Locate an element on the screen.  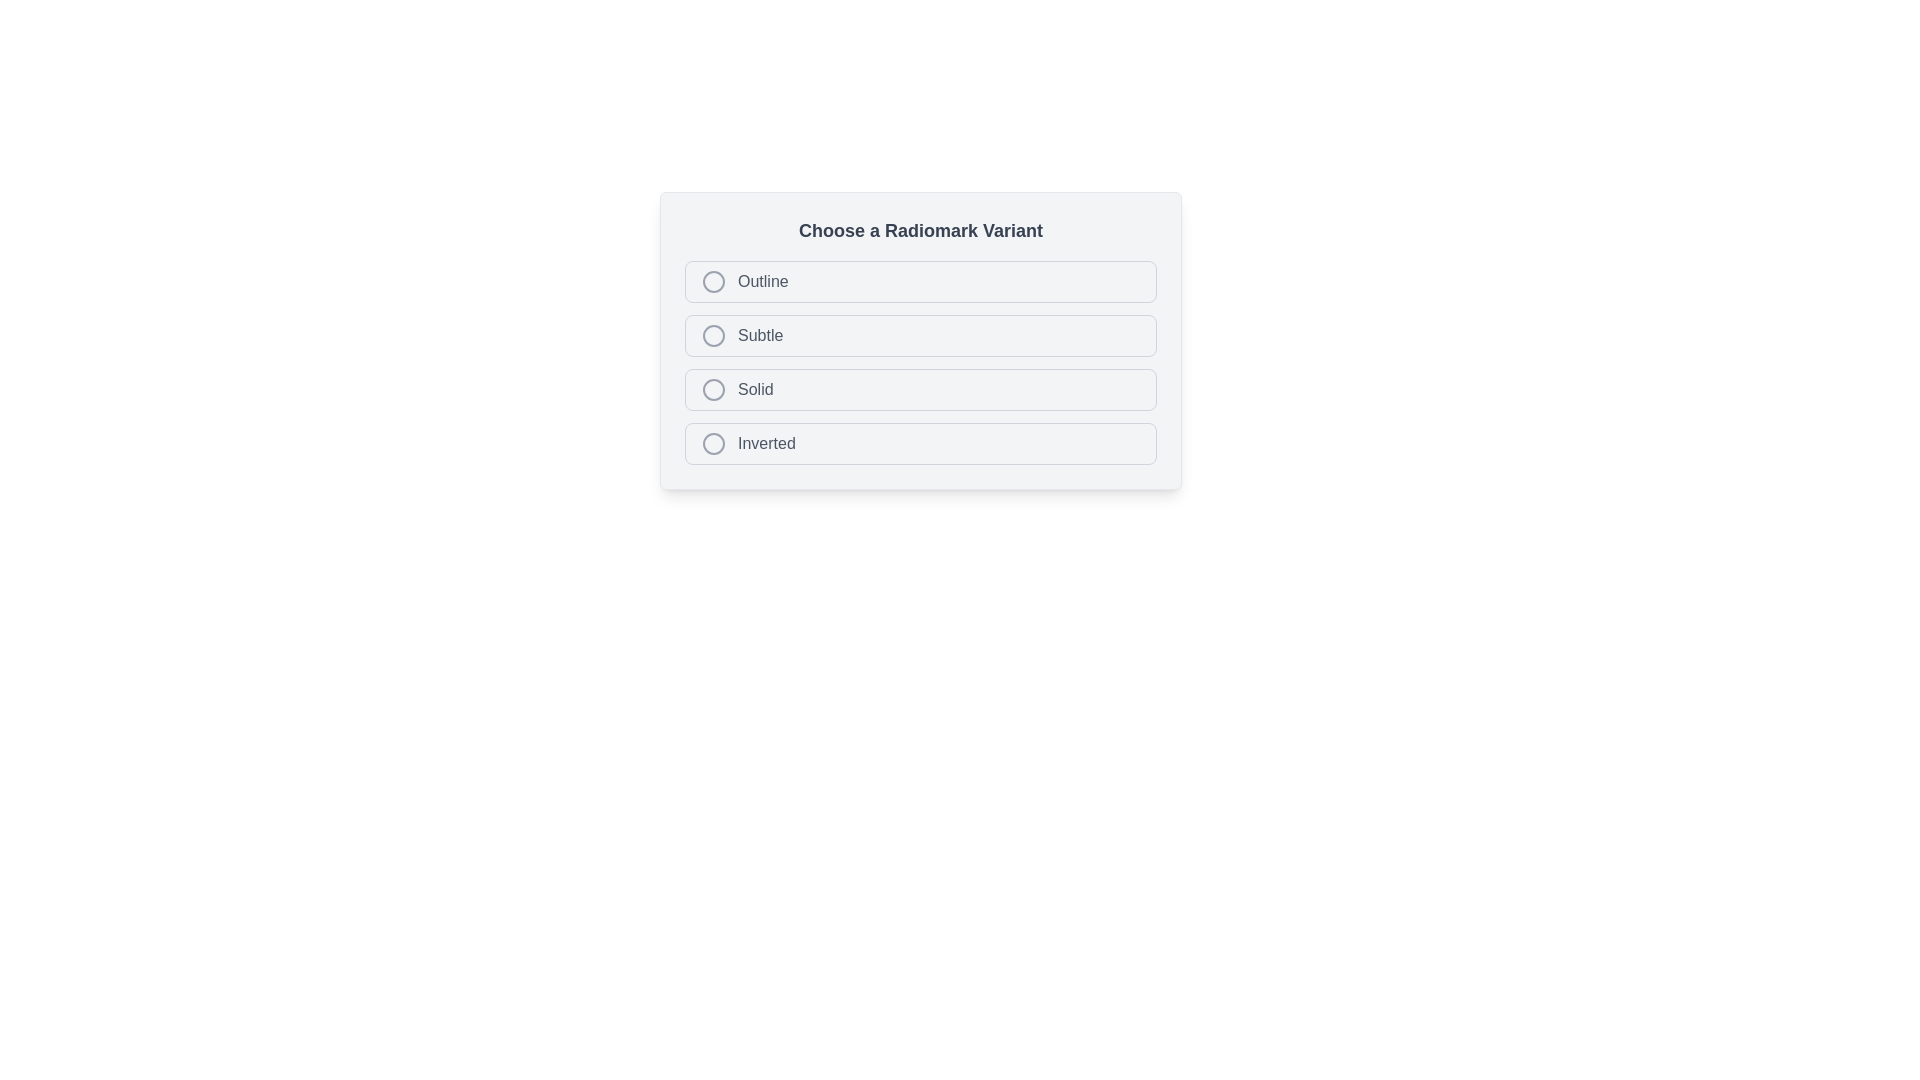
the circular radio button indicator located to the left of the text 'Solid' is located at coordinates (714, 389).